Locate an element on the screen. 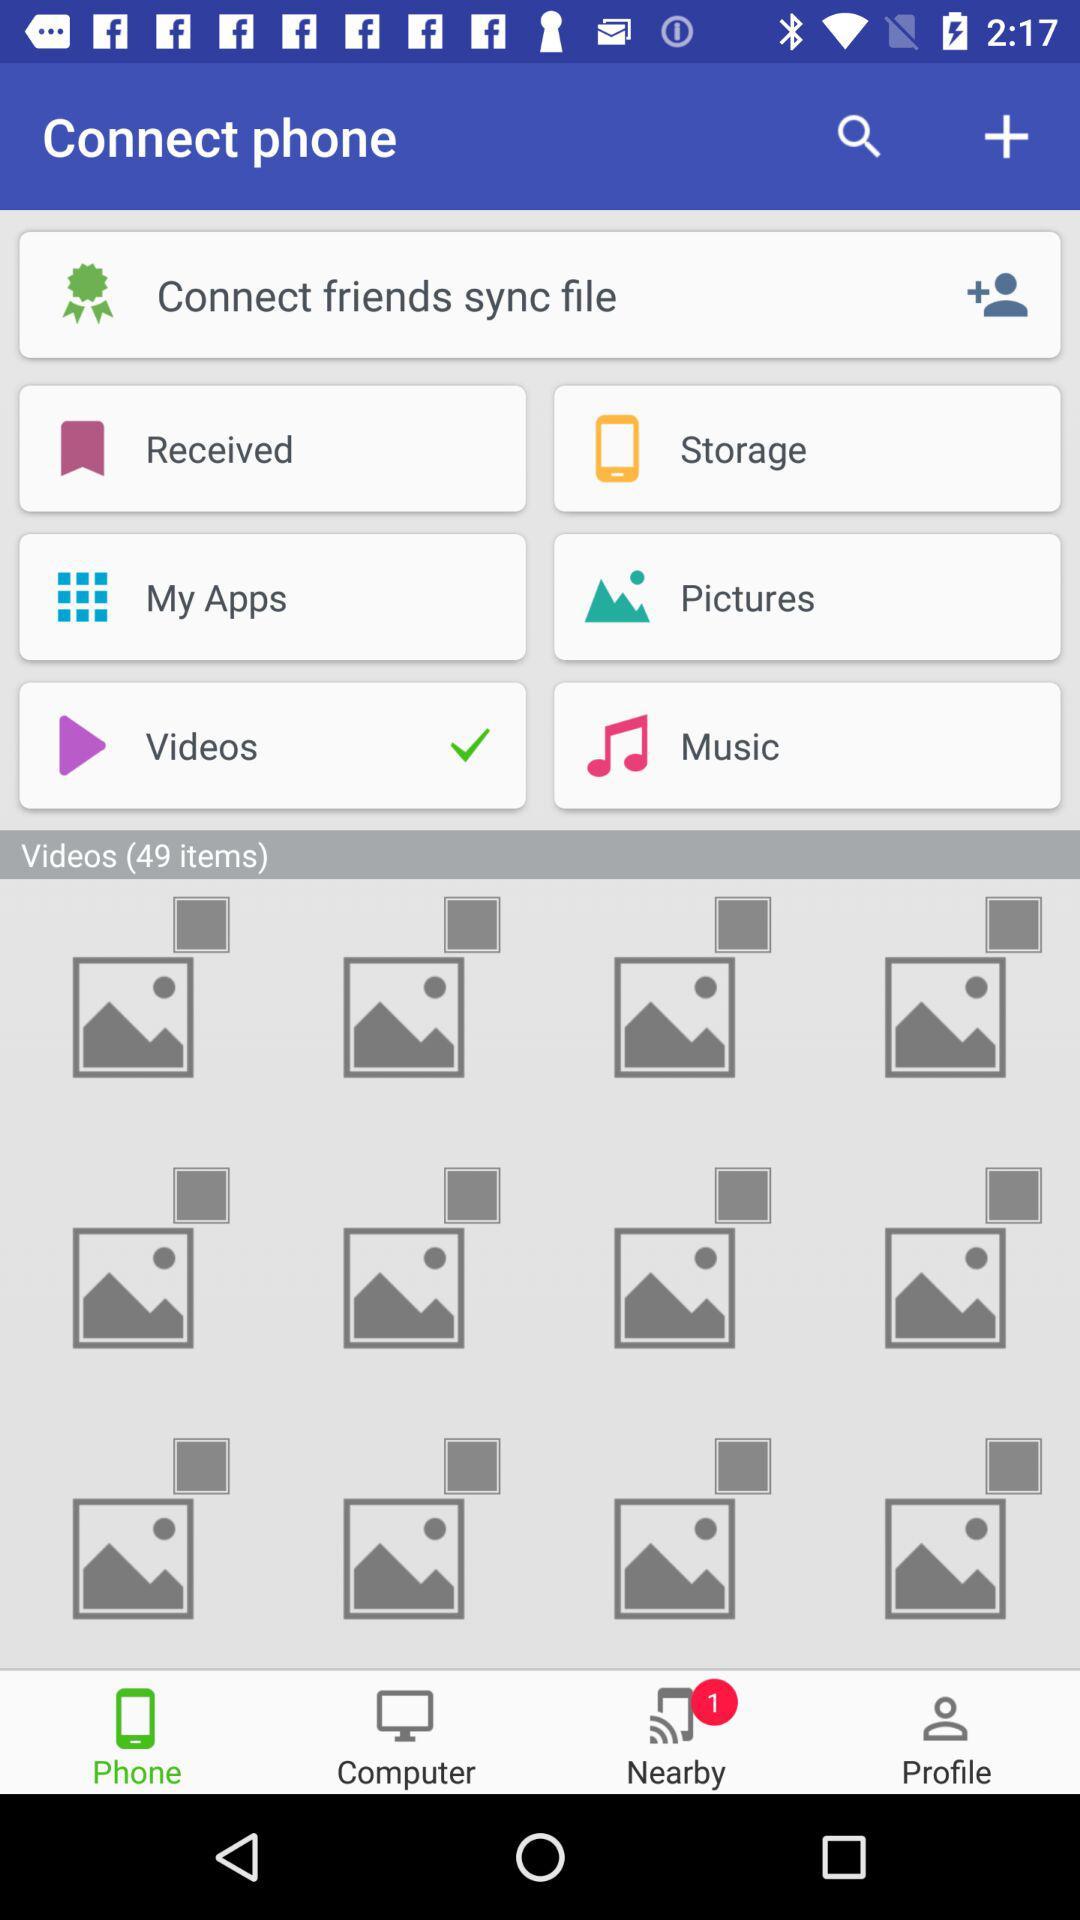 The image size is (1080, 1920). videos is located at coordinates (219, 1466).